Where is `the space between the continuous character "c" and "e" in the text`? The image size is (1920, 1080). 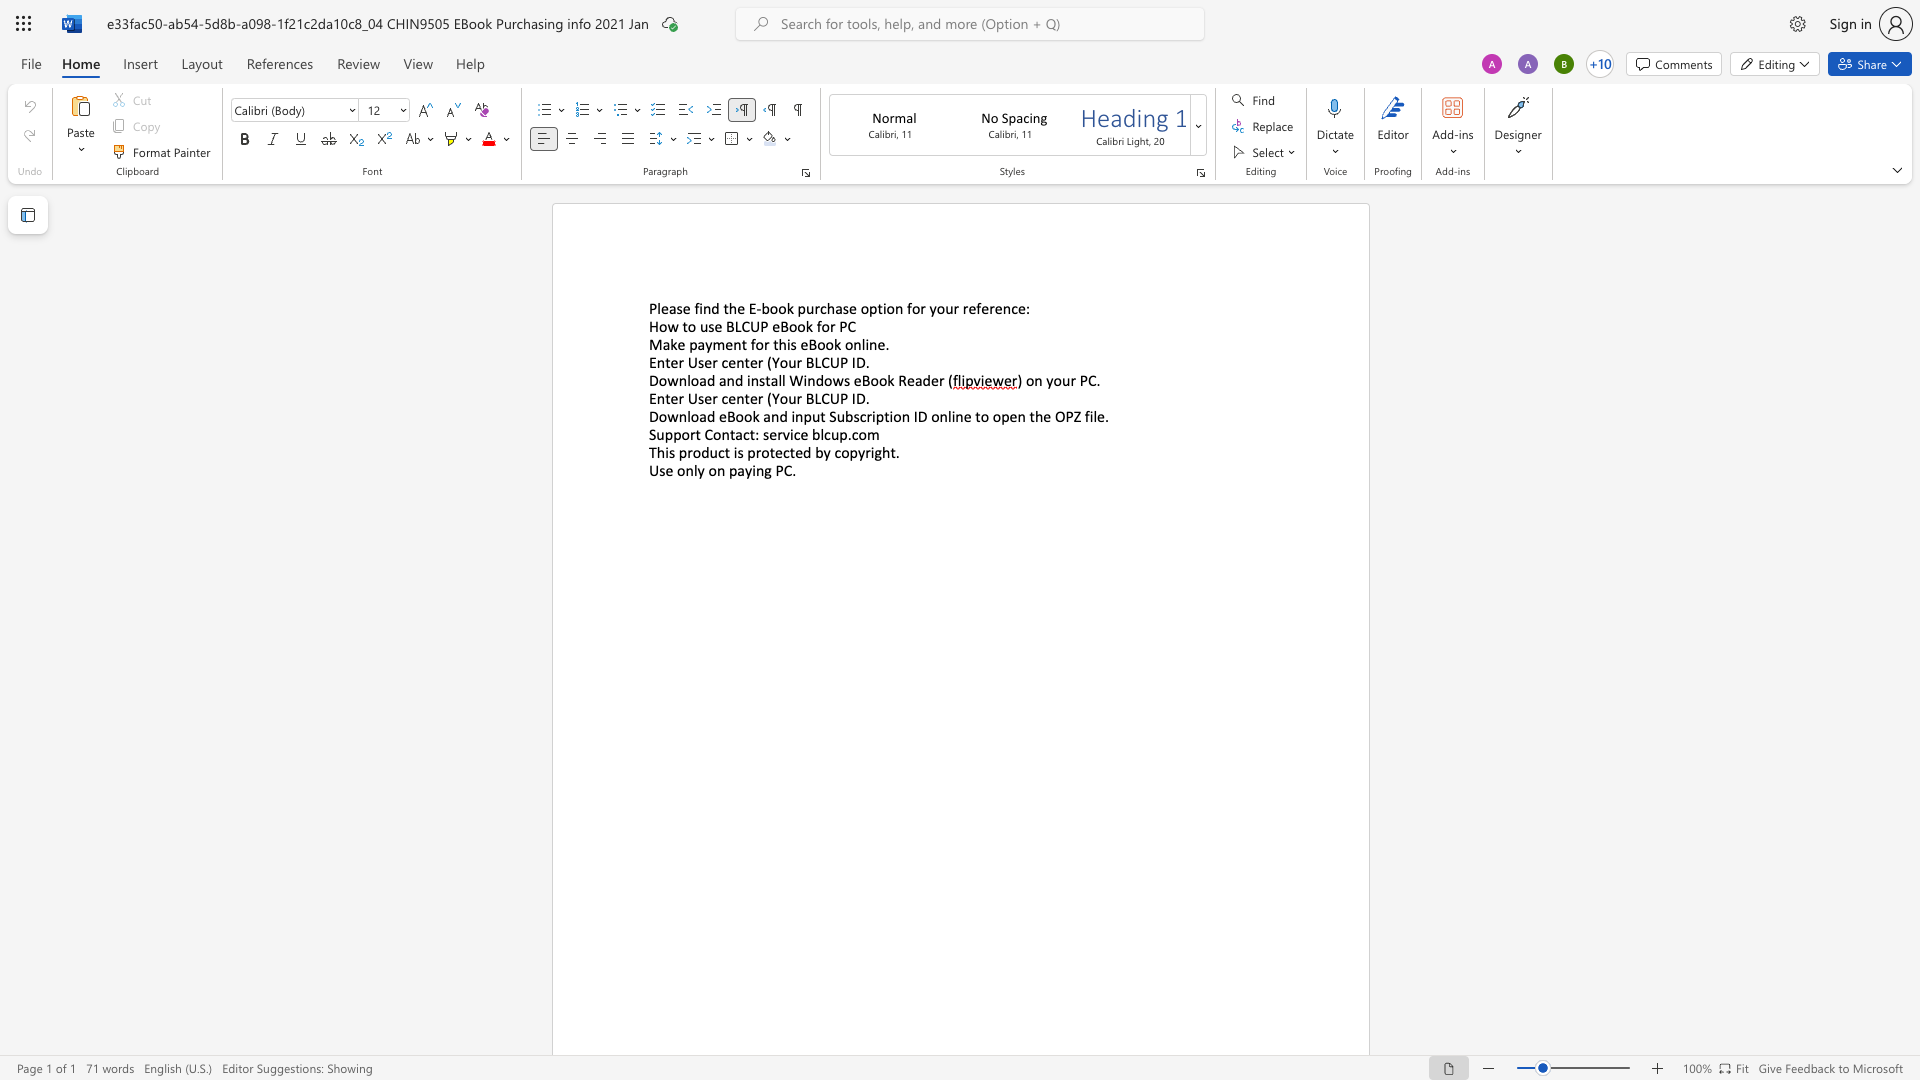
the space between the continuous character "c" and "e" in the text is located at coordinates (727, 398).